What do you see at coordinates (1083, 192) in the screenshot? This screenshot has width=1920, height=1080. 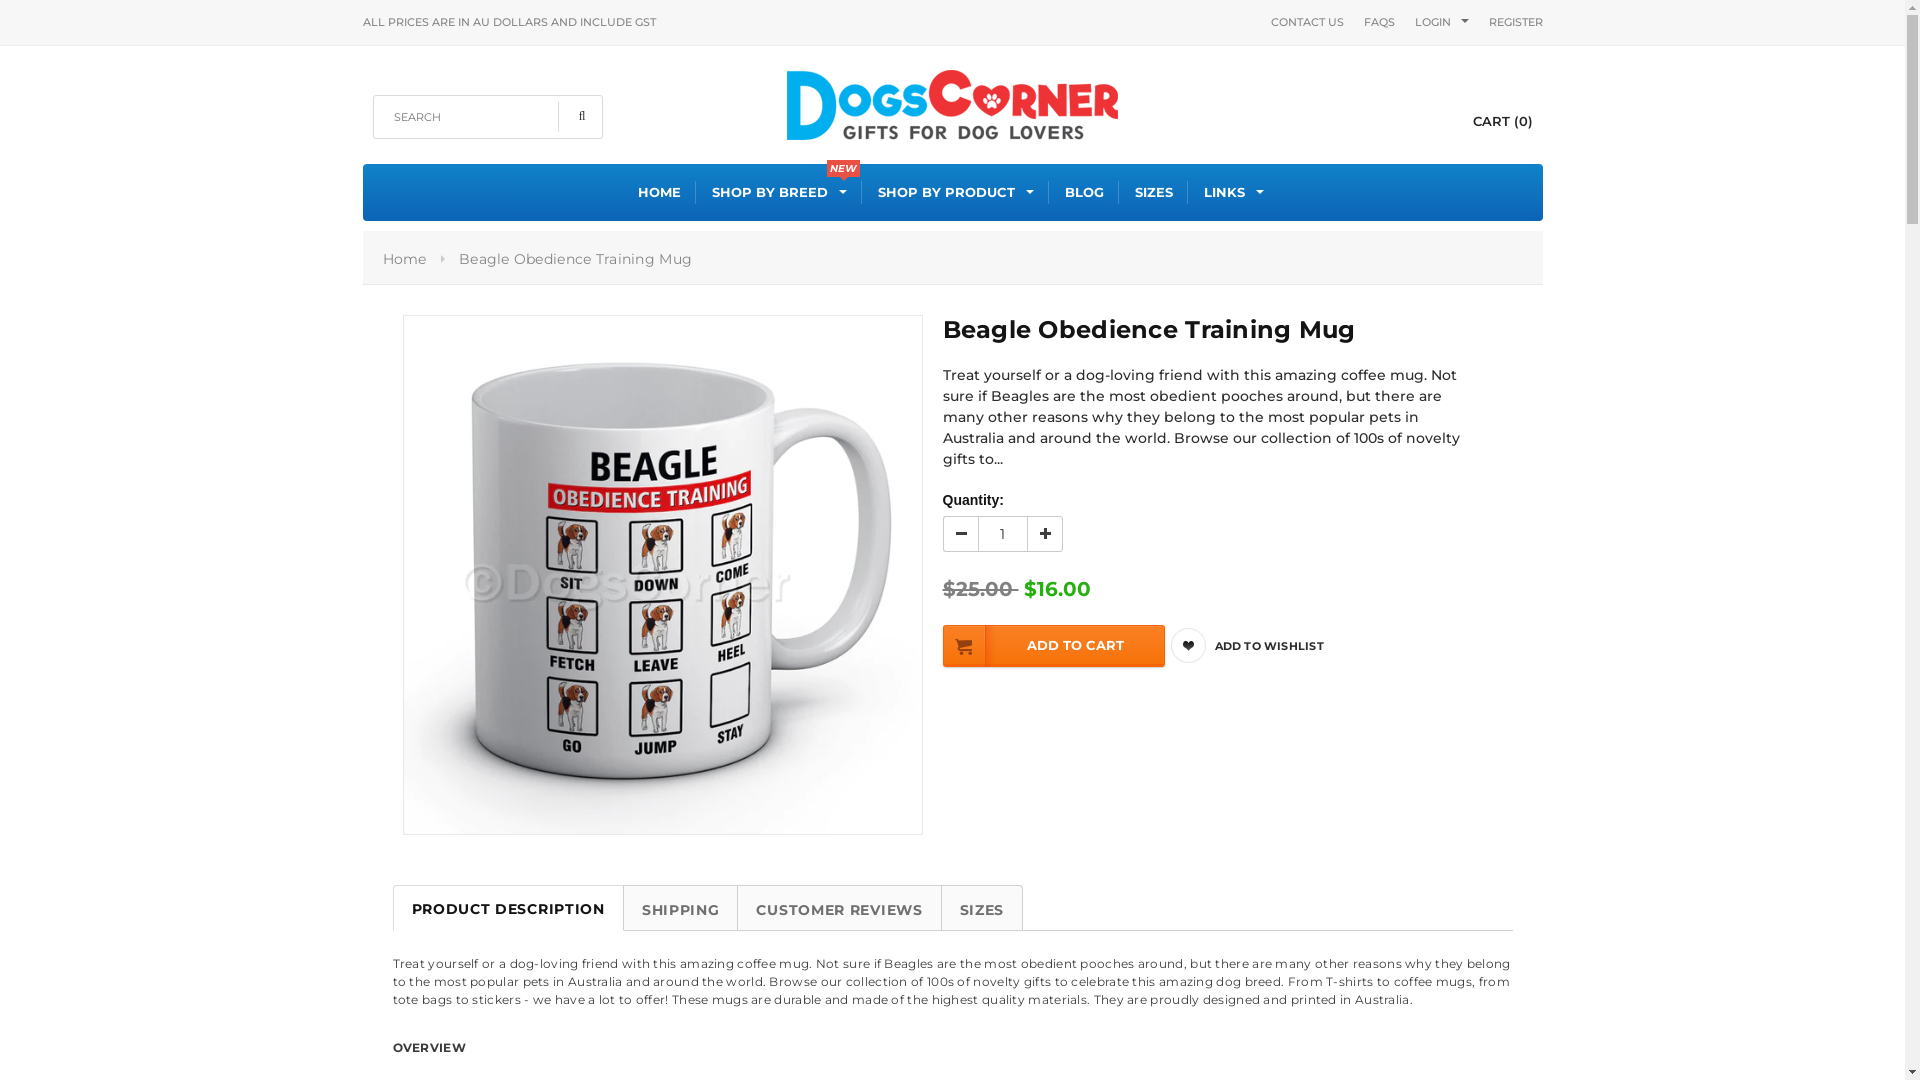 I see `'BLOG'` at bounding box center [1083, 192].